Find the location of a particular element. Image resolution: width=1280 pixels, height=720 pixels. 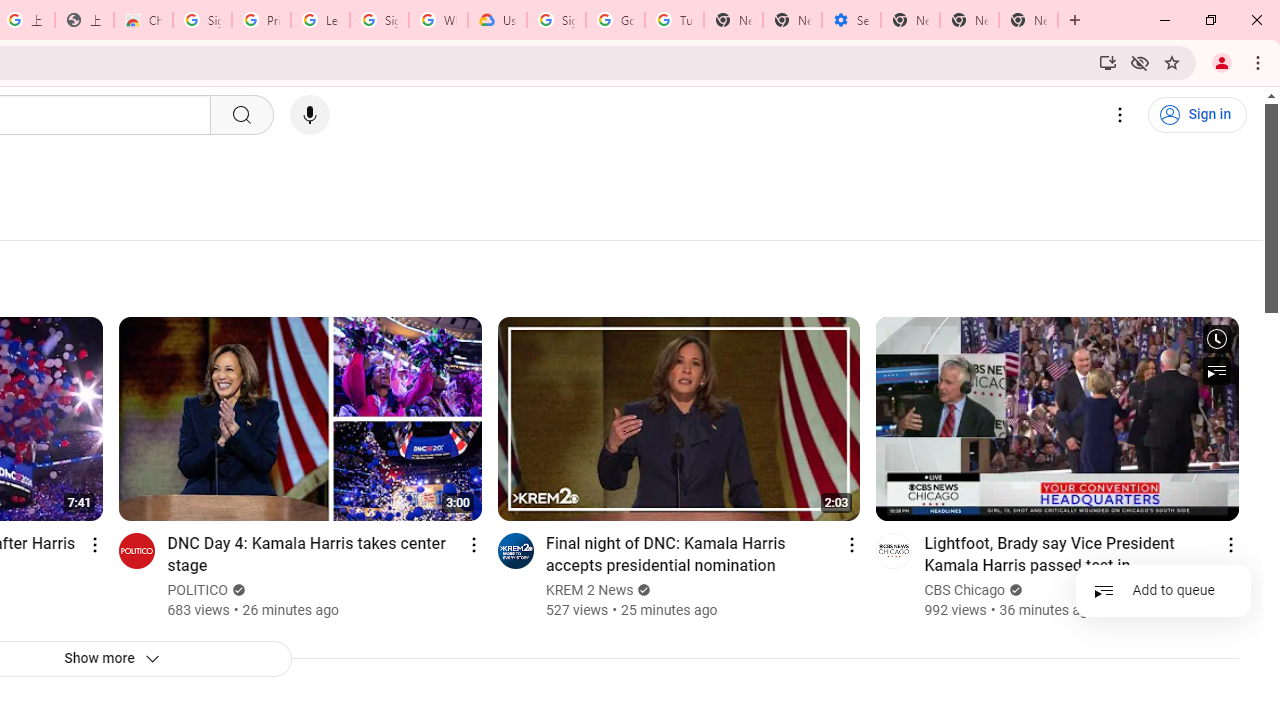

'Add to queue' is located at coordinates (1163, 589).